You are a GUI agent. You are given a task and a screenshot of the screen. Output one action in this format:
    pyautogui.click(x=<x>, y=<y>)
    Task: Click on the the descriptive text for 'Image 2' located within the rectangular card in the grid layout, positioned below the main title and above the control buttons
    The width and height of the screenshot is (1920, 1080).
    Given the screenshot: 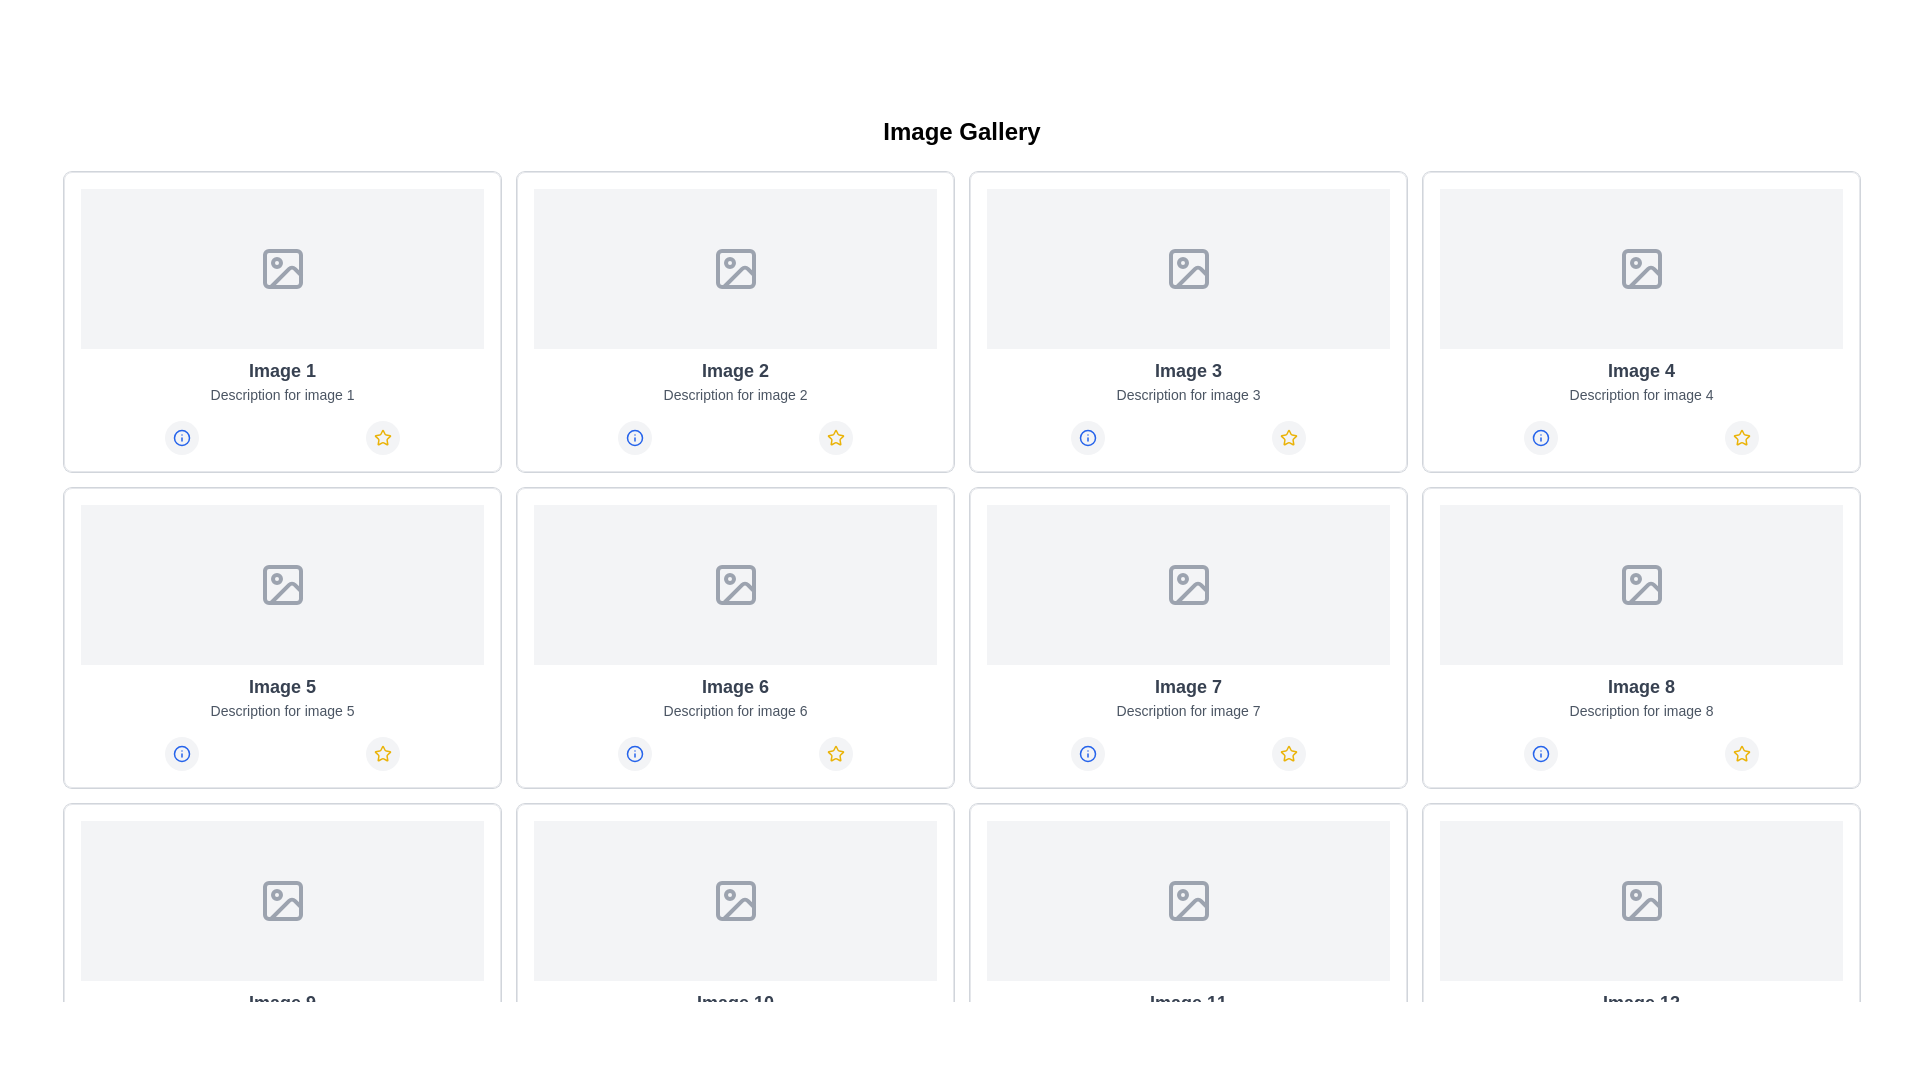 What is the action you would take?
    pyautogui.click(x=734, y=394)
    